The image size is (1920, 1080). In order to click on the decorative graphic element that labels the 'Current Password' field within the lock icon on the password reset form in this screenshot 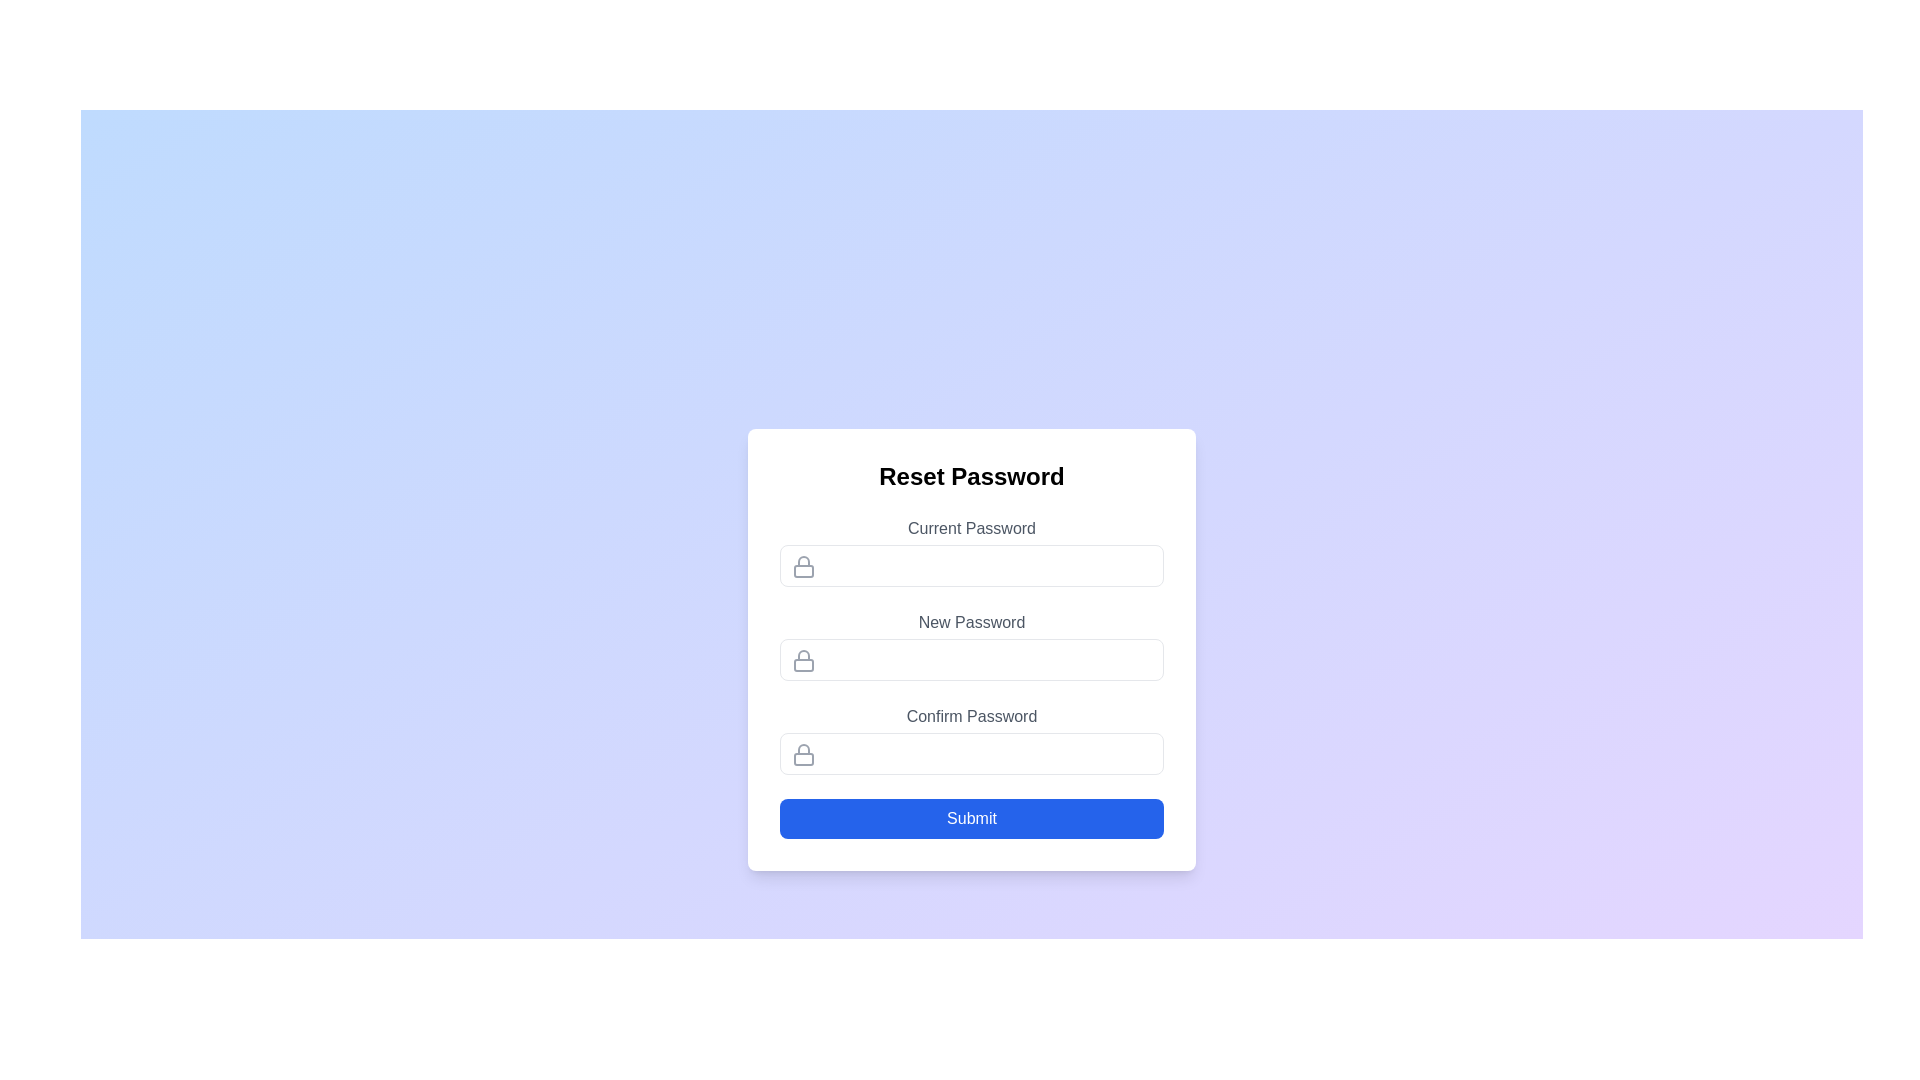, I will do `click(804, 570)`.